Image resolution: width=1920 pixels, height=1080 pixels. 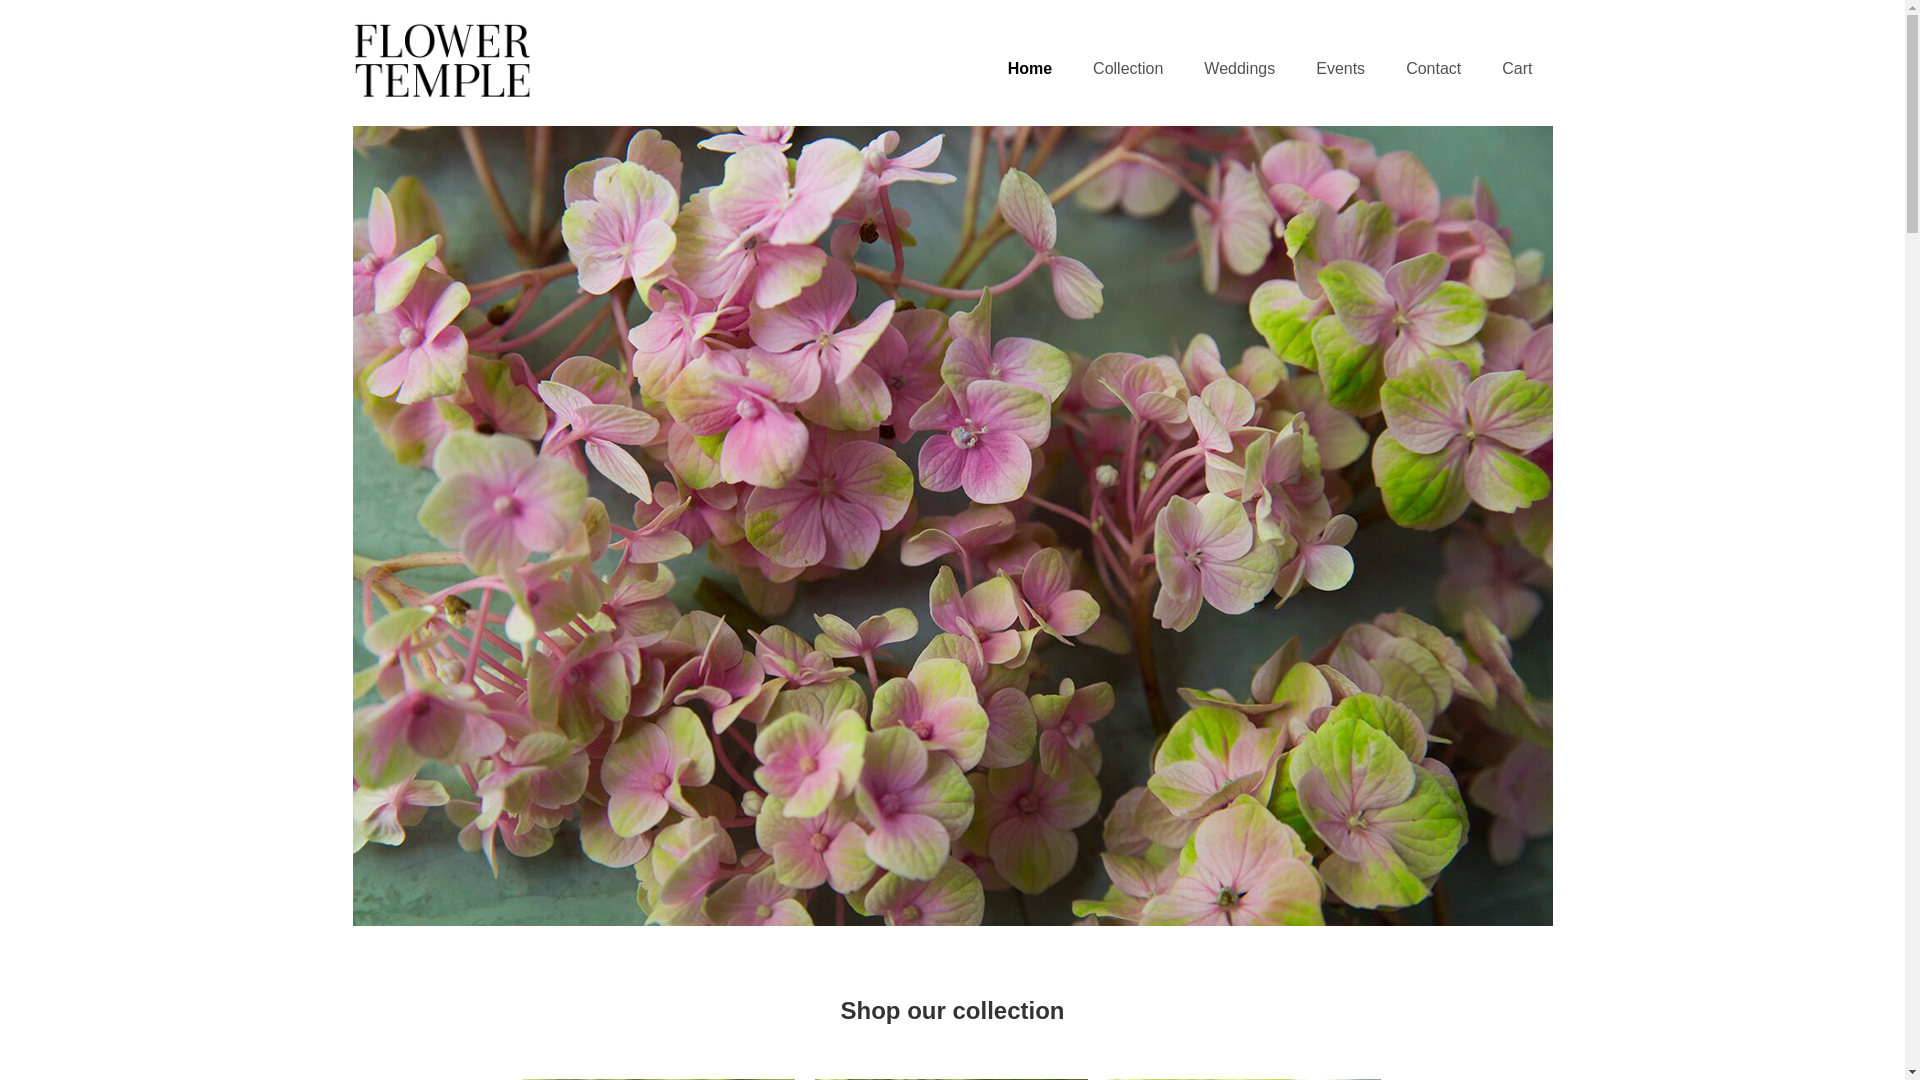 What do you see at coordinates (1432, 69) in the screenshot?
I see `'Contact'` at bounding box center [1432, 69].